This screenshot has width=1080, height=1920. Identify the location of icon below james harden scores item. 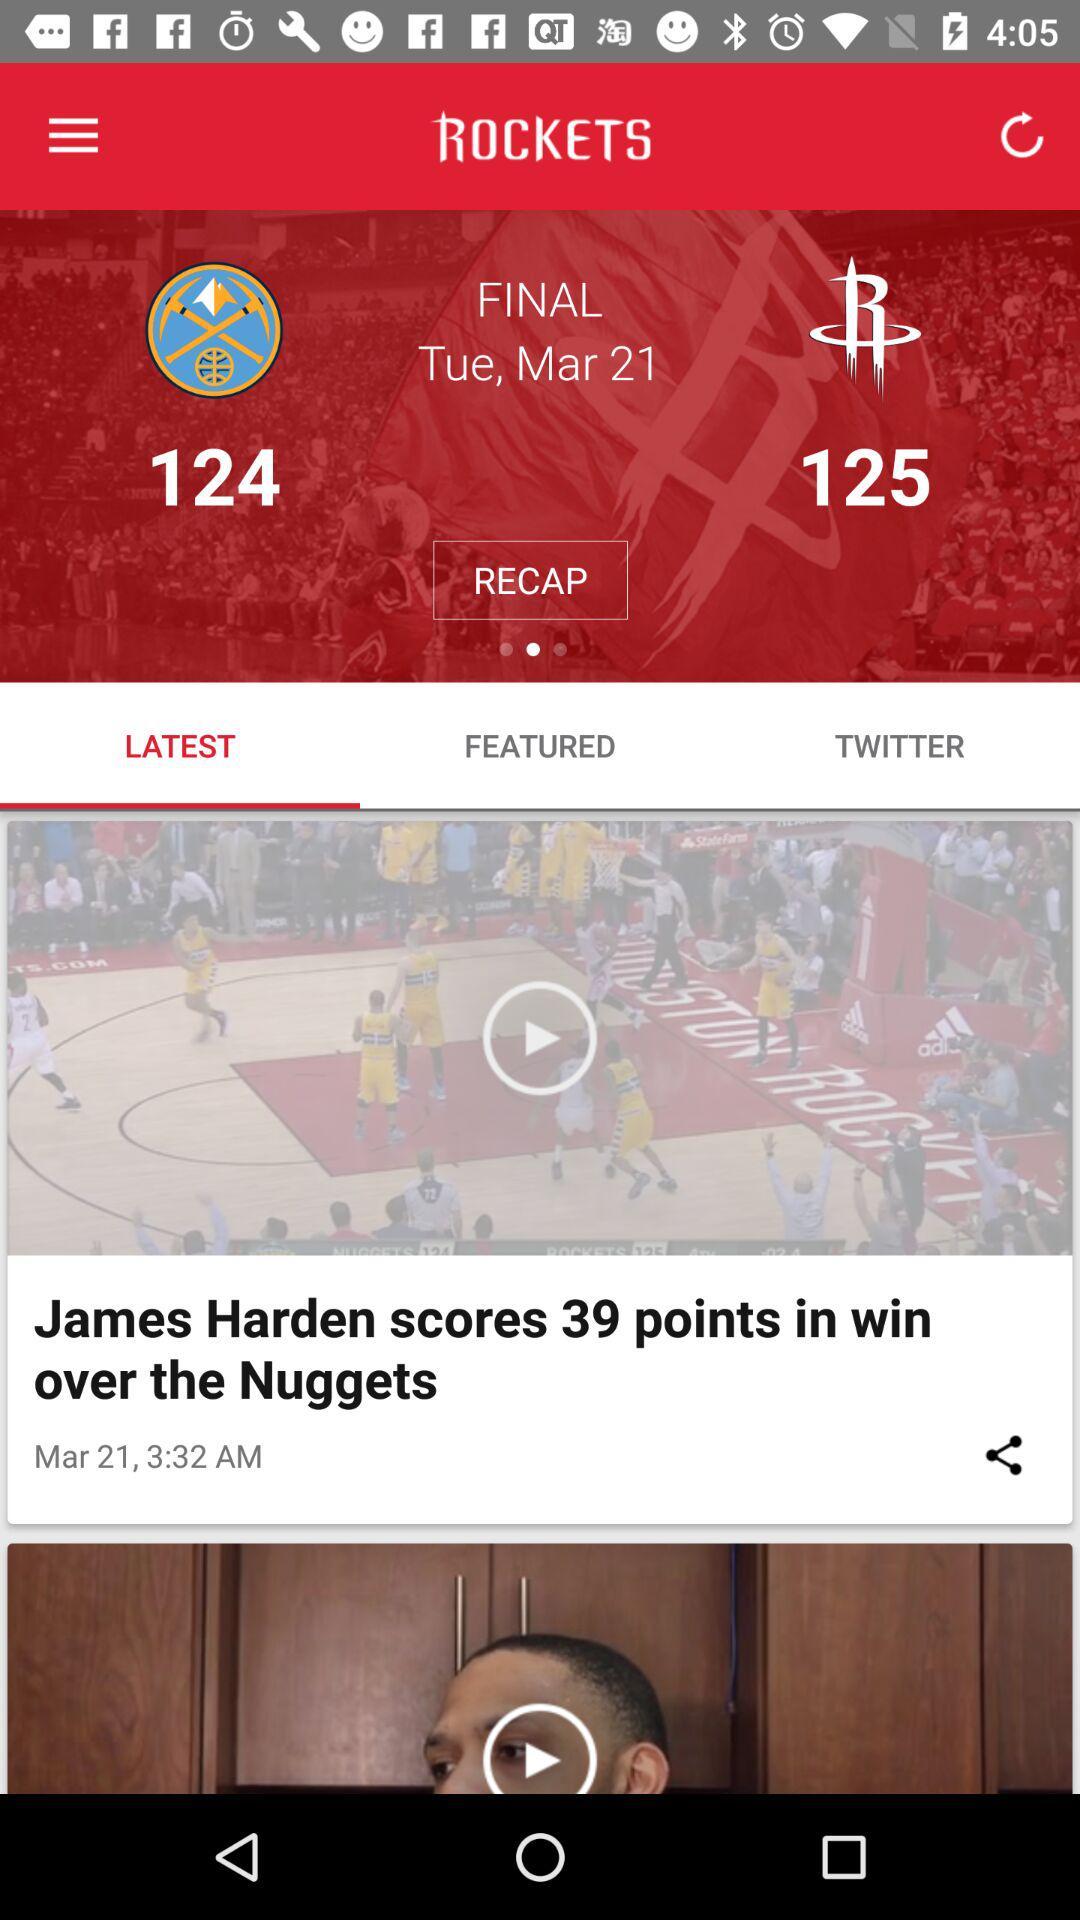
(1003, 1455).